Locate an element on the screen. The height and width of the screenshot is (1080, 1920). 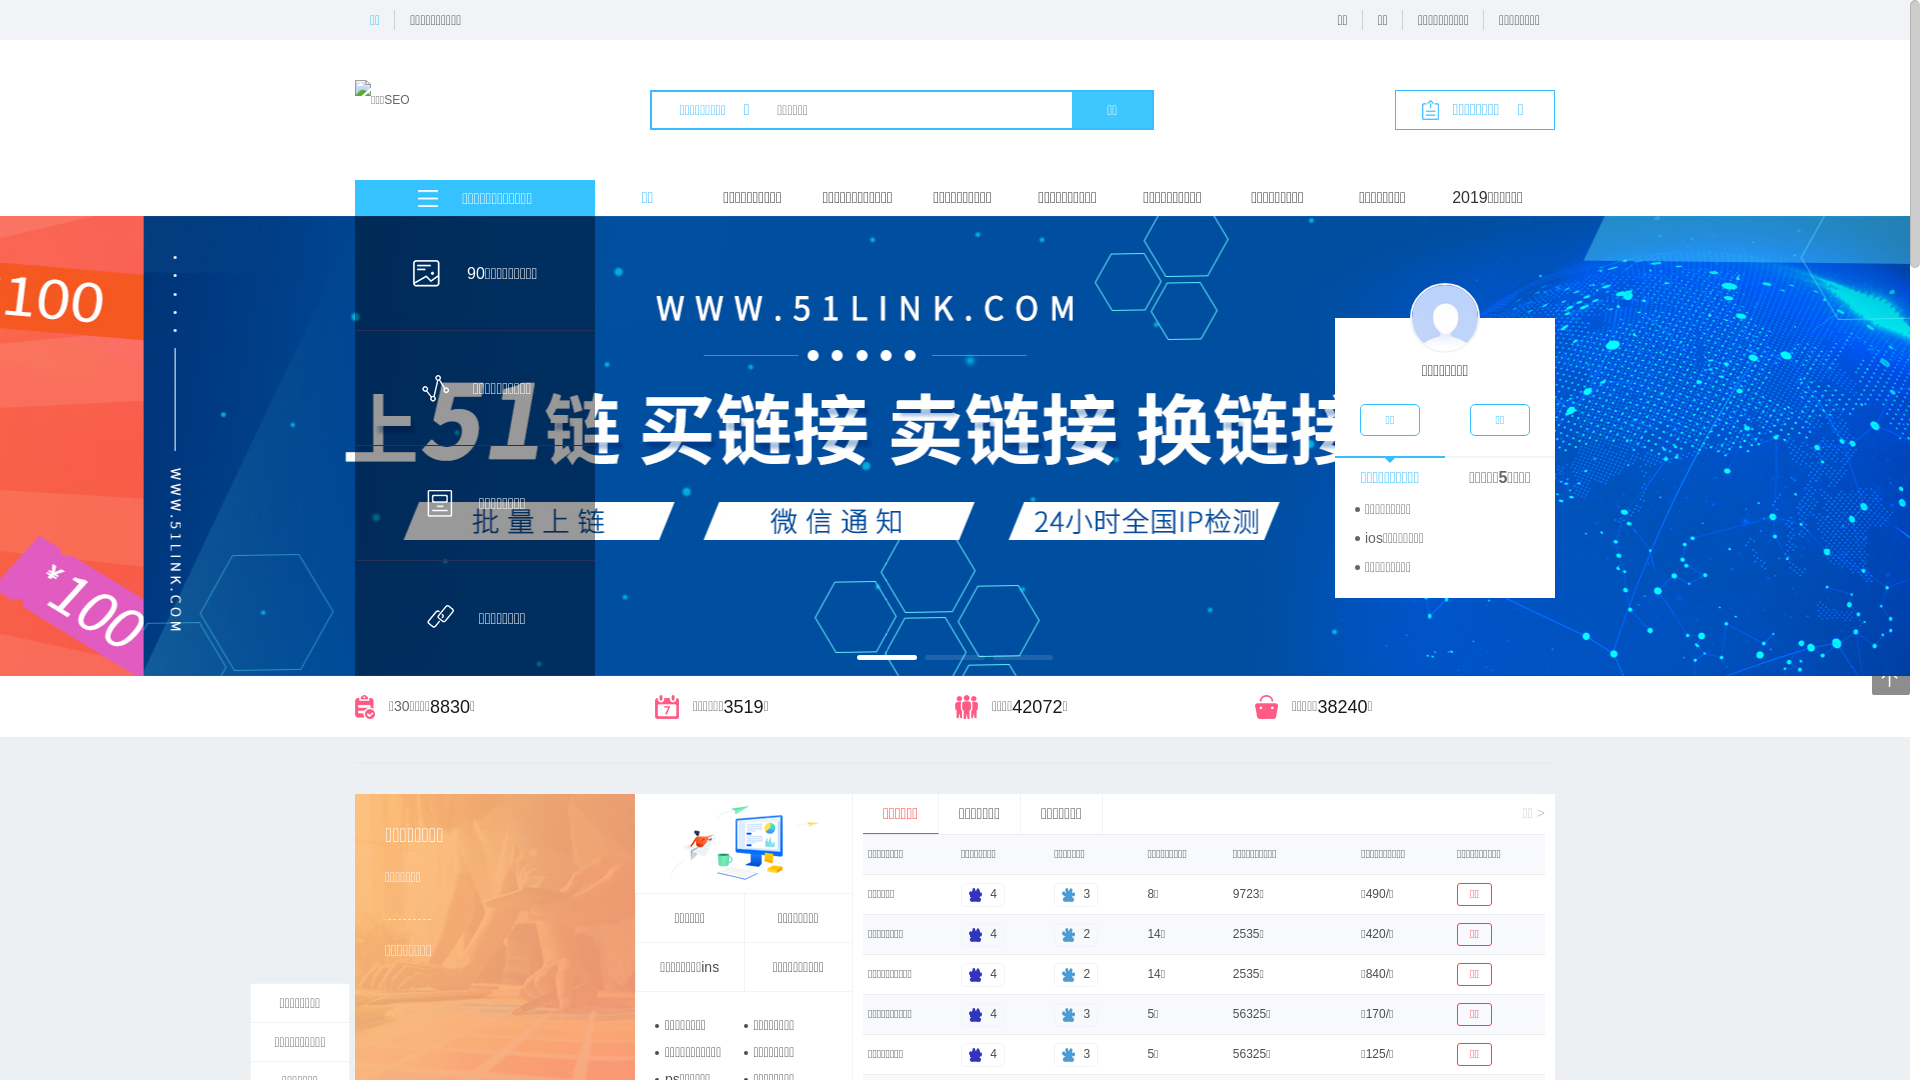
'2' is located at coordinates (1074, 973).